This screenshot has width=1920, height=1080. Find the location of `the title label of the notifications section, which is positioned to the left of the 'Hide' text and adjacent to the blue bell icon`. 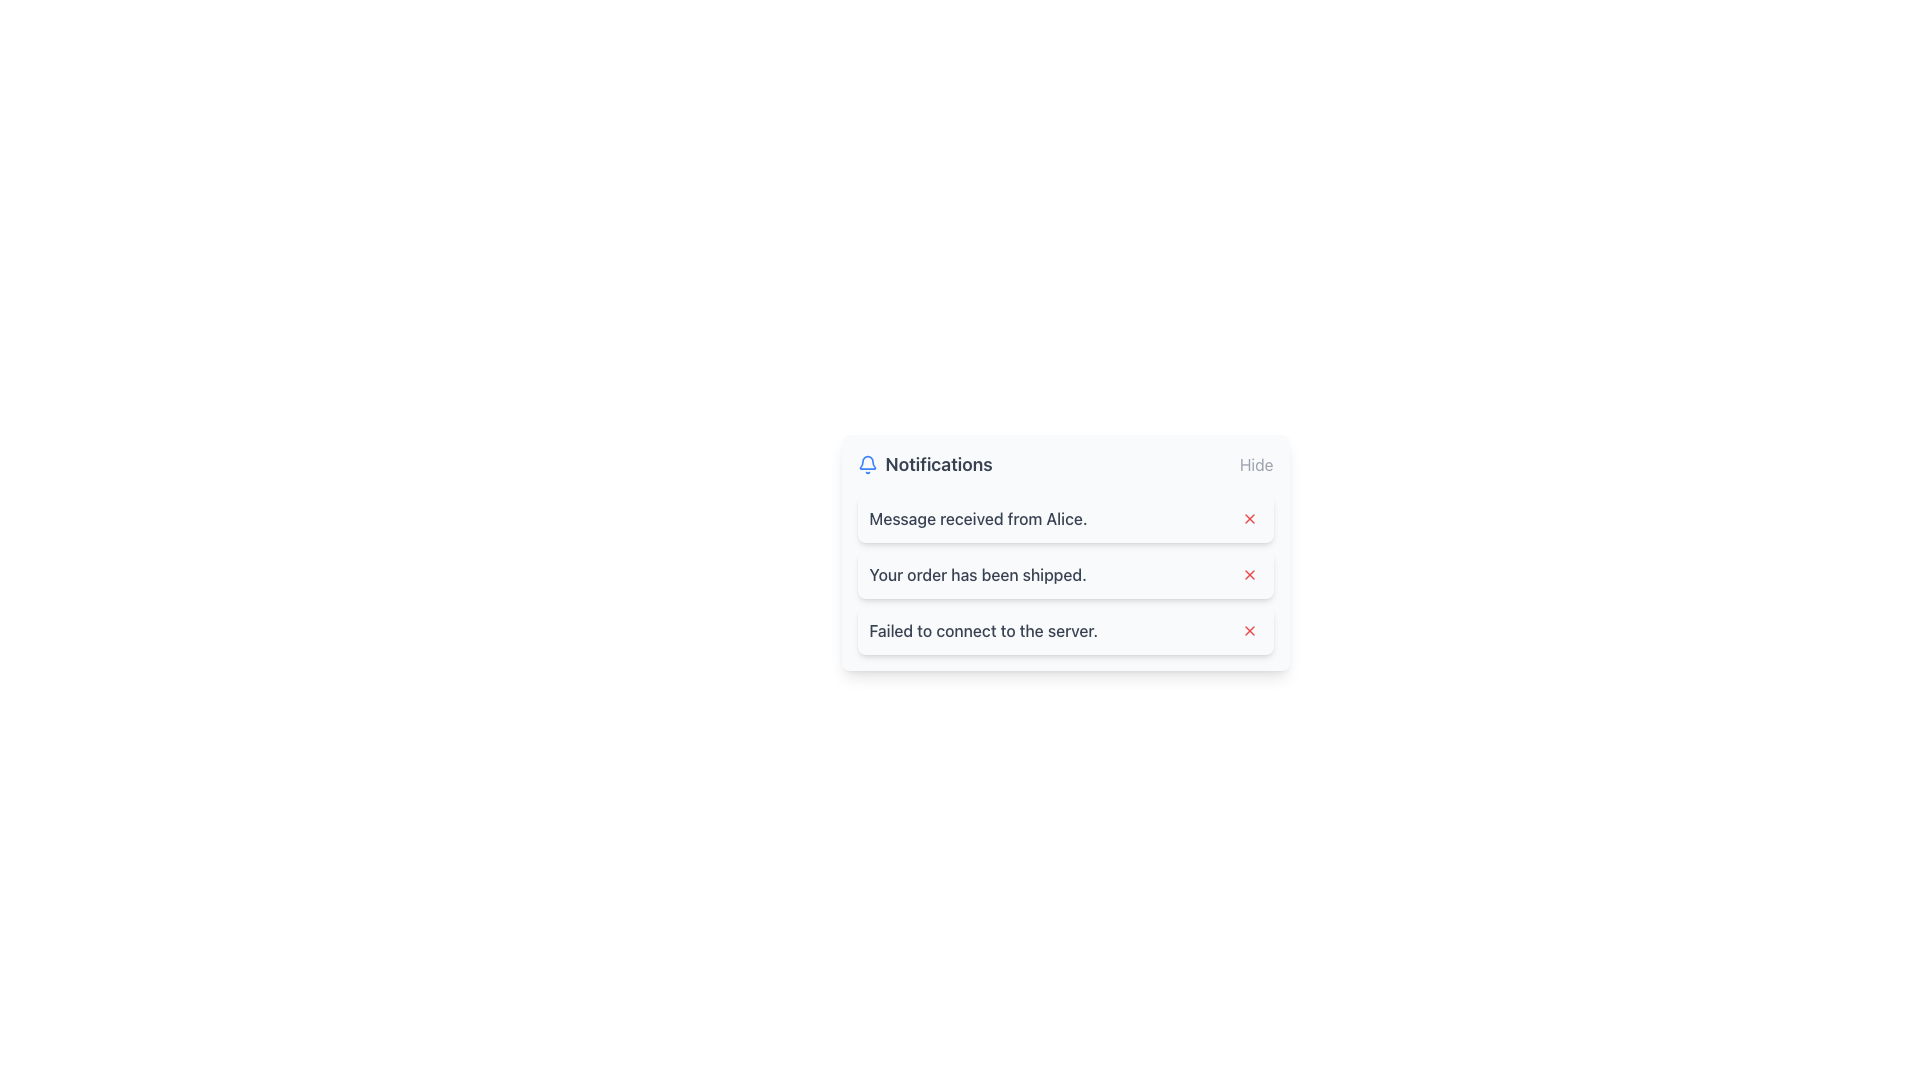

the title label of the notifications section, which is positioned to the left of the 'Hide' text and adjacent to the blue bell icon is located at coordinates (924, 465).